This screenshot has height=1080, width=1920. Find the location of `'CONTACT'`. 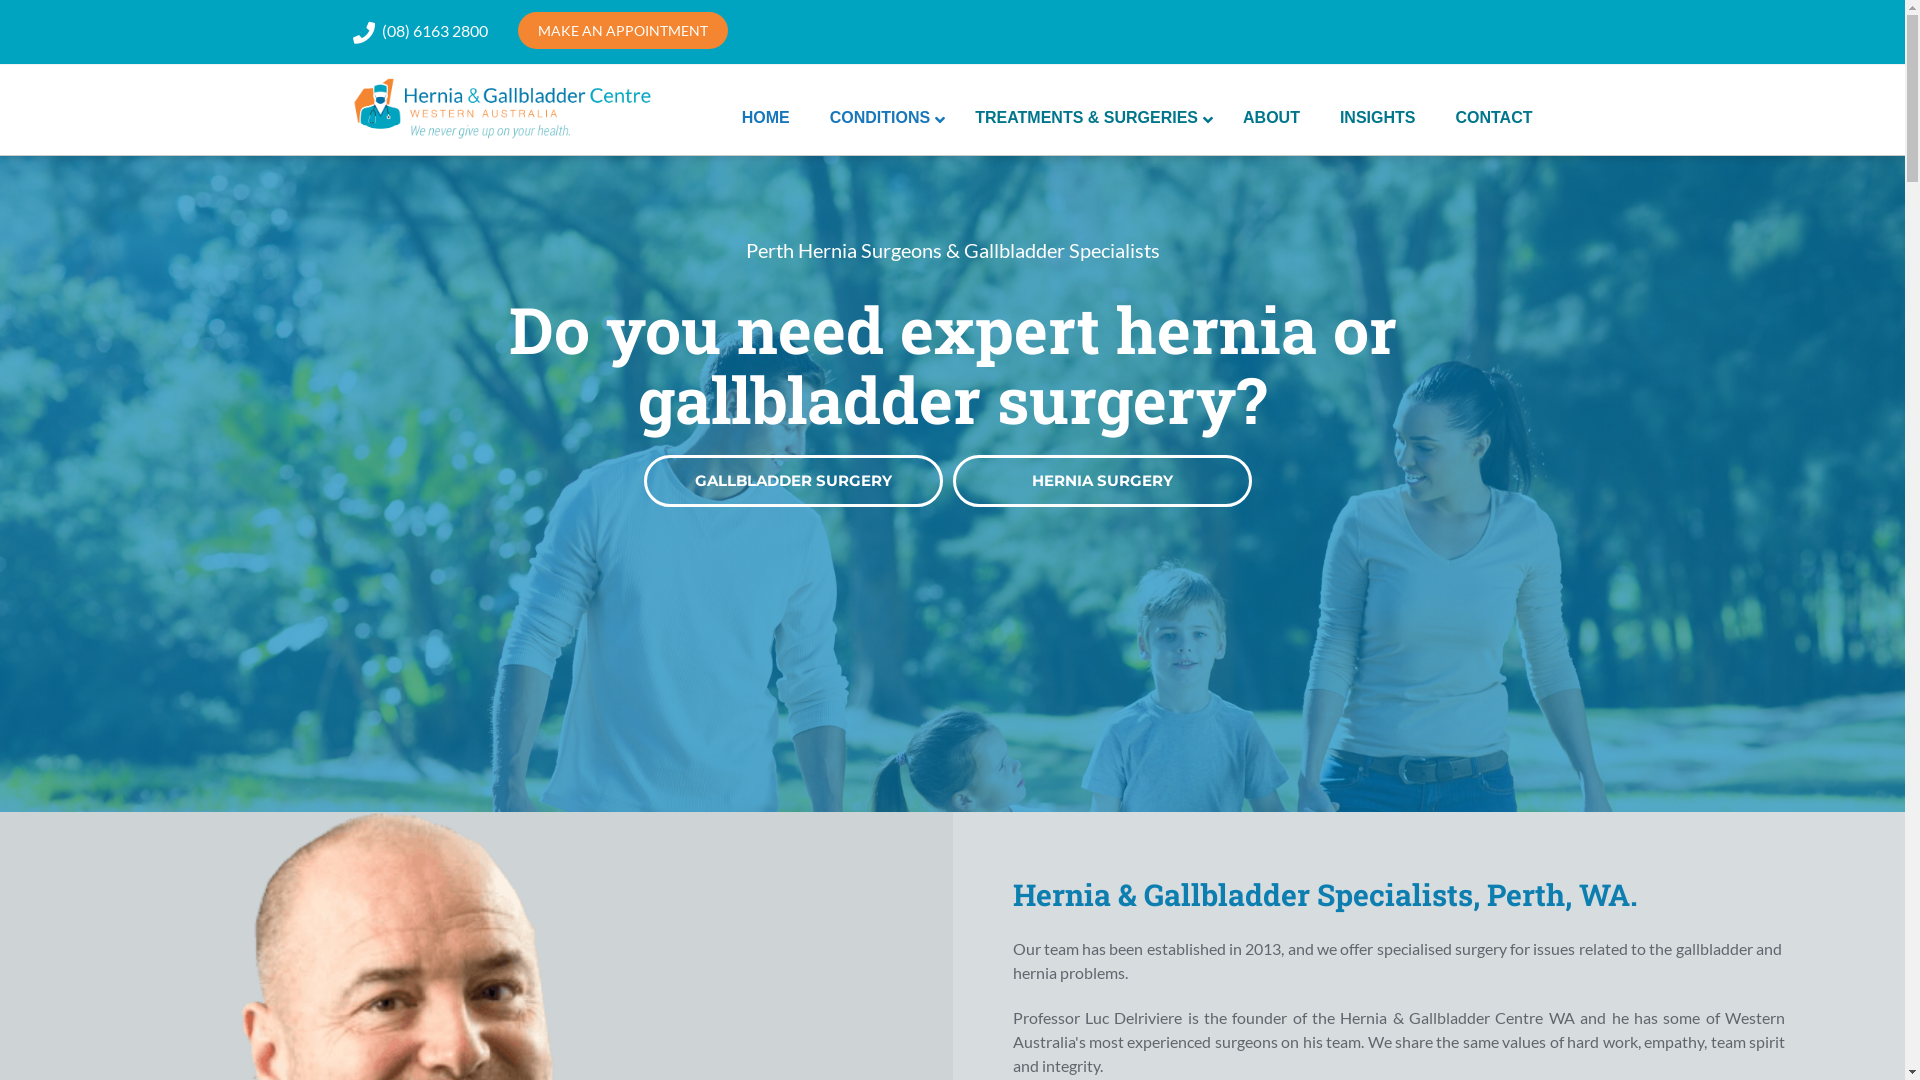

'CONTACT' is located at coordinates (1493, 118).